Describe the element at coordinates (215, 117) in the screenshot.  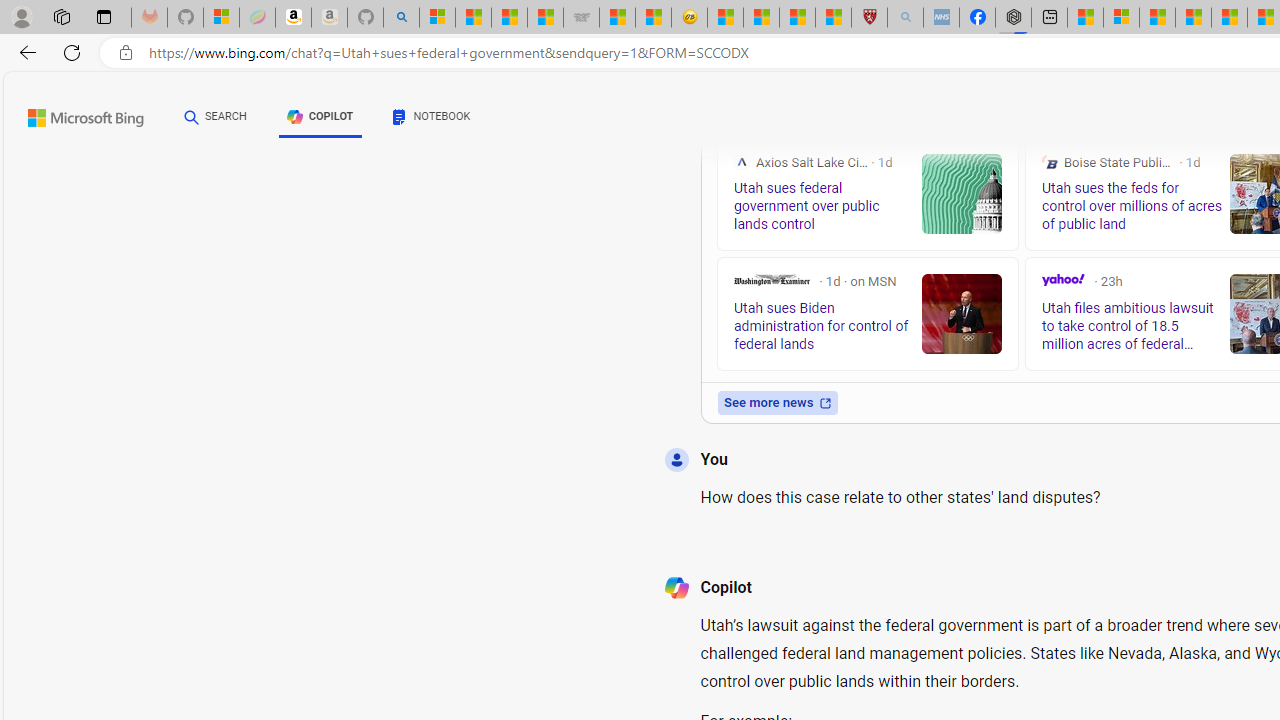
I see `'SEARCH'` at that location.